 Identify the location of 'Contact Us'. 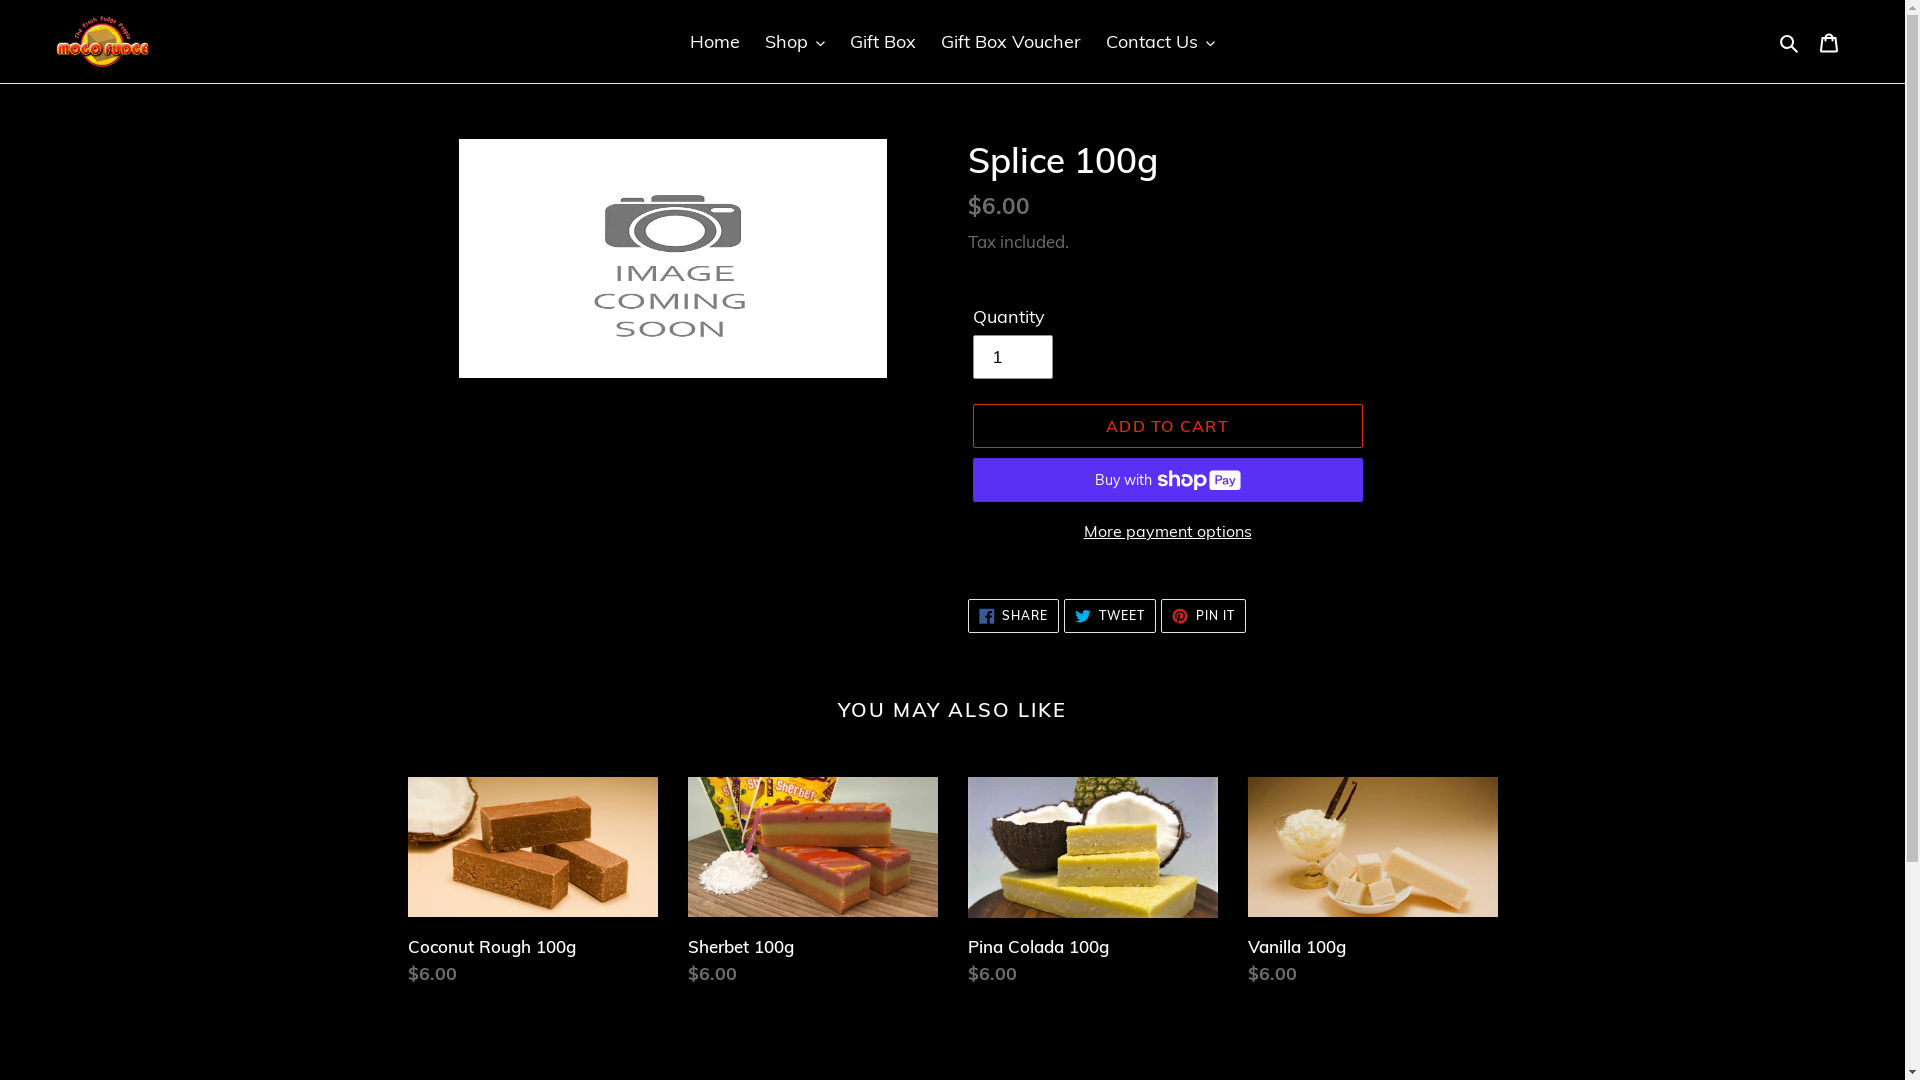
(1094, 41).